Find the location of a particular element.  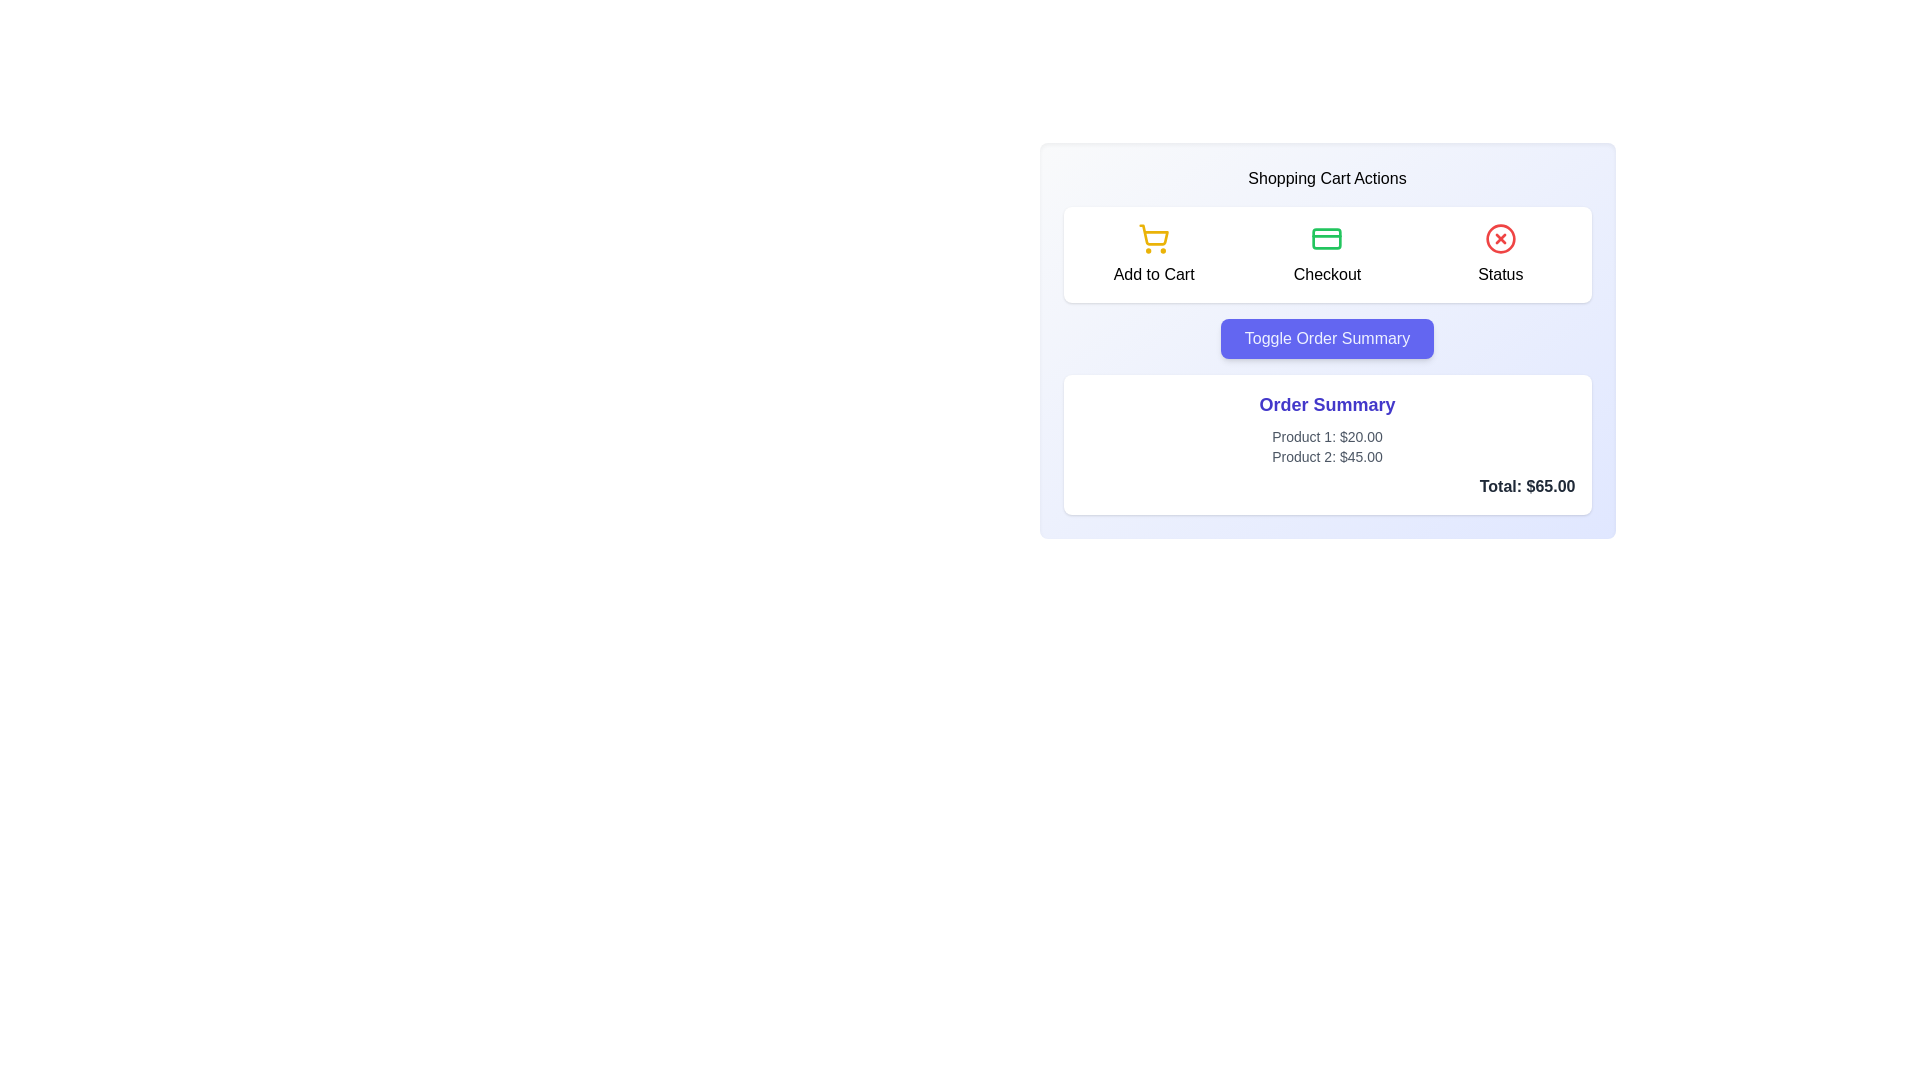

the primary rectangle structure of the credit card icon within the 'Checkout' button, which is centrally positioned between the 'Add to Cart' and 'Status' buttons is located at coordinates (1327, 238).